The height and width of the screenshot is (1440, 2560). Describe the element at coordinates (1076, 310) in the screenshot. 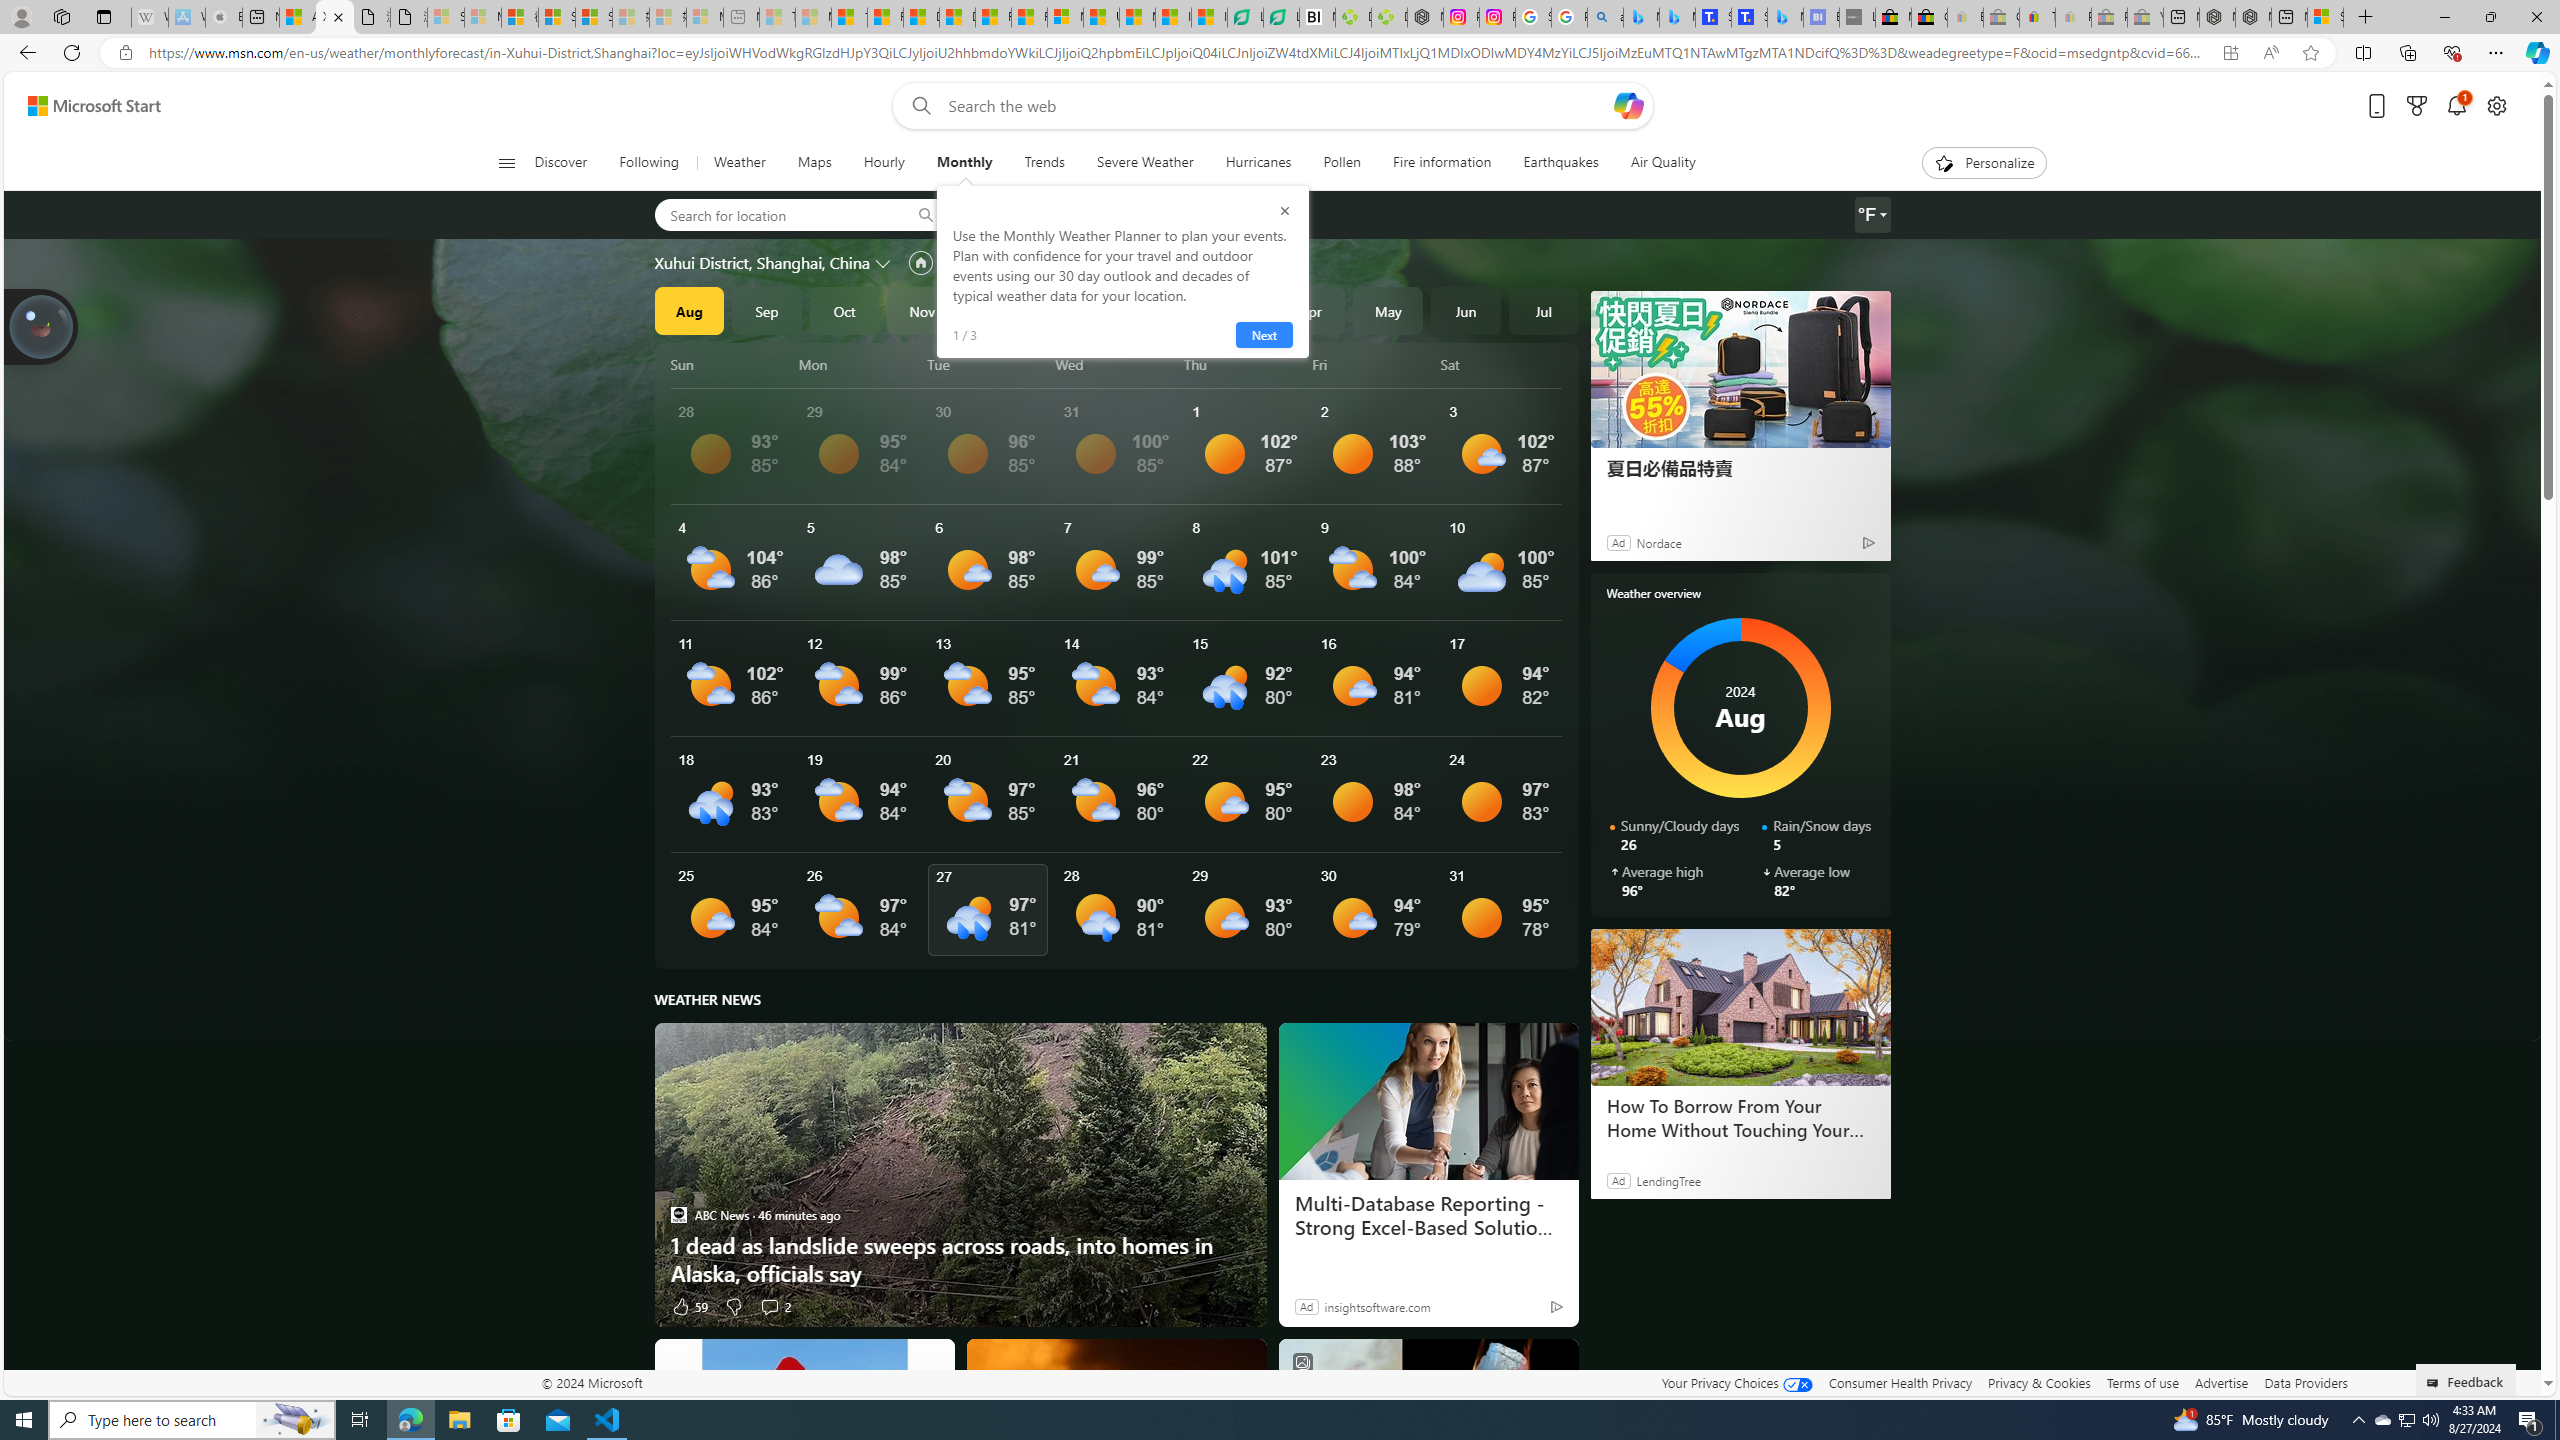

I see `'2025 Jan'` at that location.